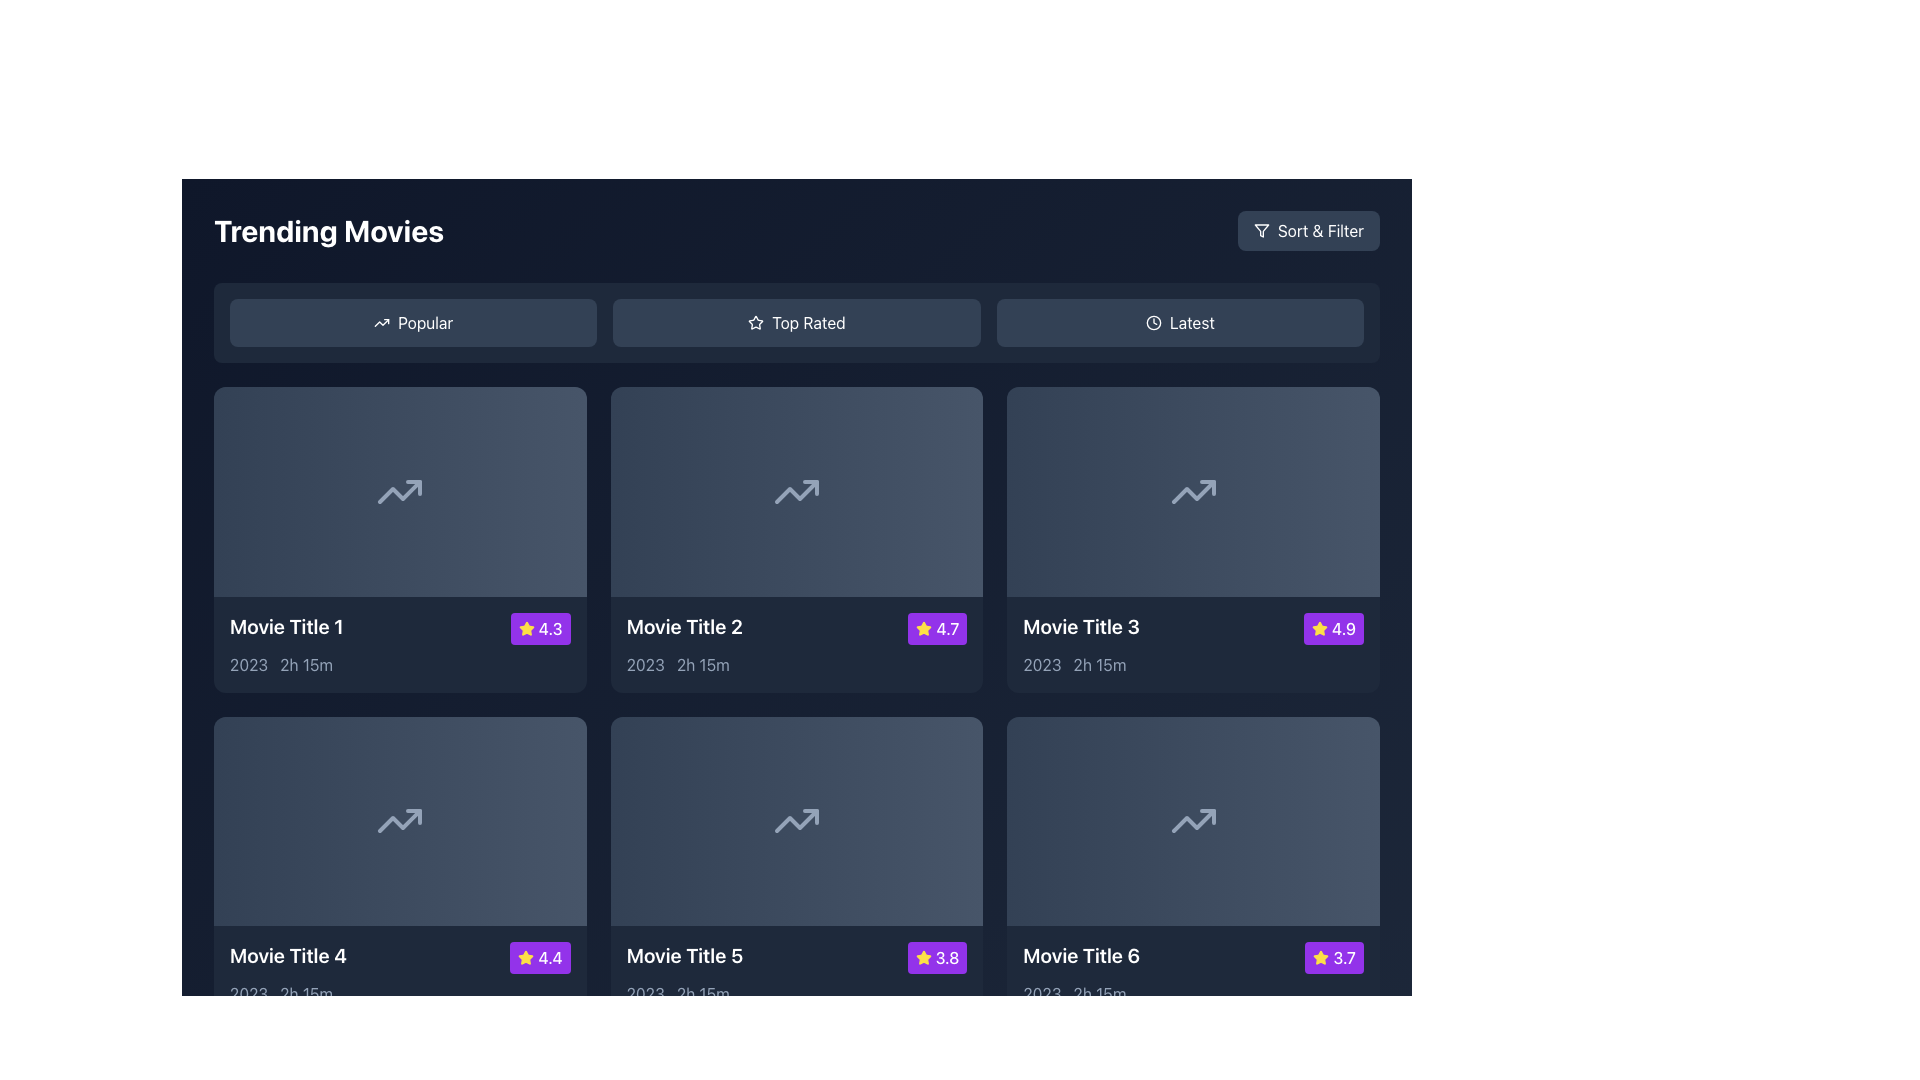 The width and height of the screenshot is (1920, 1080). I want to click on the text label displaying '2023', located in the bottom-left corner of the card for 'Movie Title 6', so click(1041, 994).